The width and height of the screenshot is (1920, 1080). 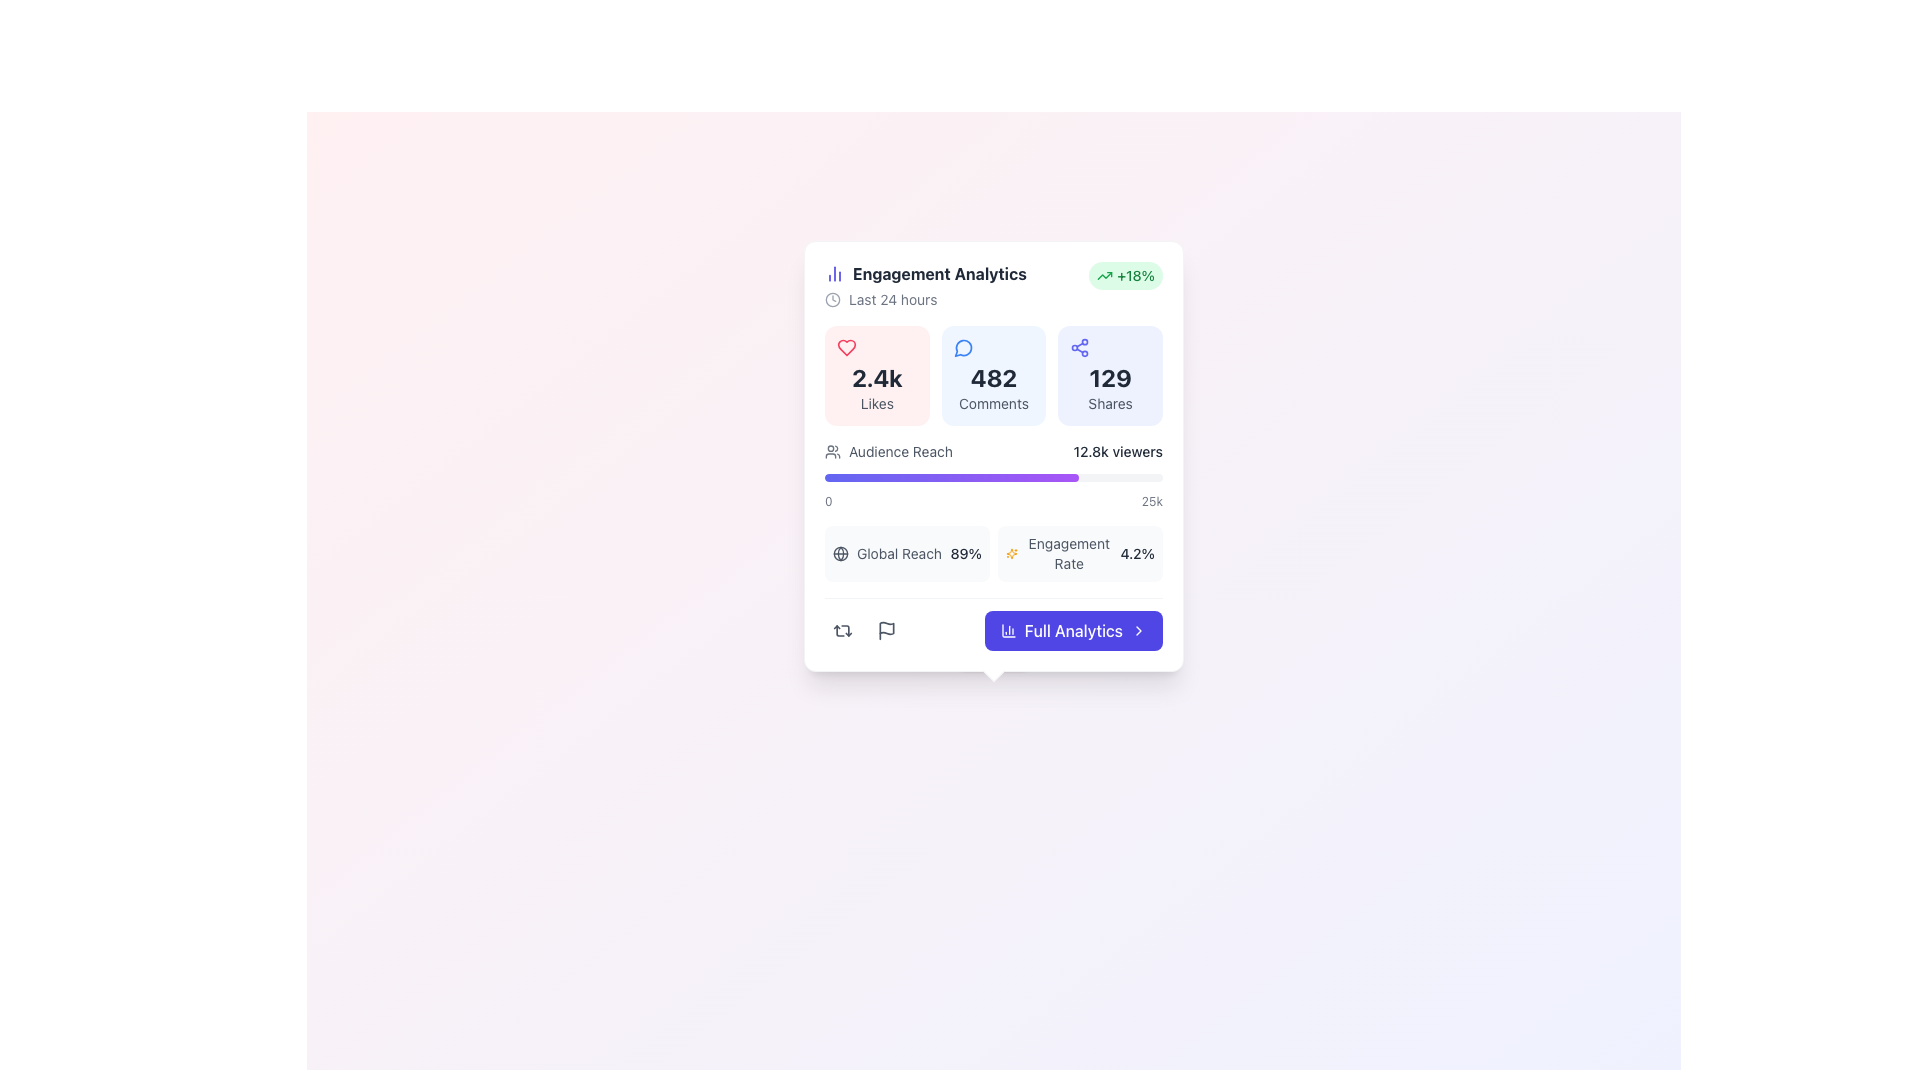 What do you see at coordinates (835, 273) in the screenshot?
I see `the small blue bar chart icon located to the left of the 'Engagement Analytics' text at the top left corner of the engagement analytics summary card` at bounding box center [835, 273].